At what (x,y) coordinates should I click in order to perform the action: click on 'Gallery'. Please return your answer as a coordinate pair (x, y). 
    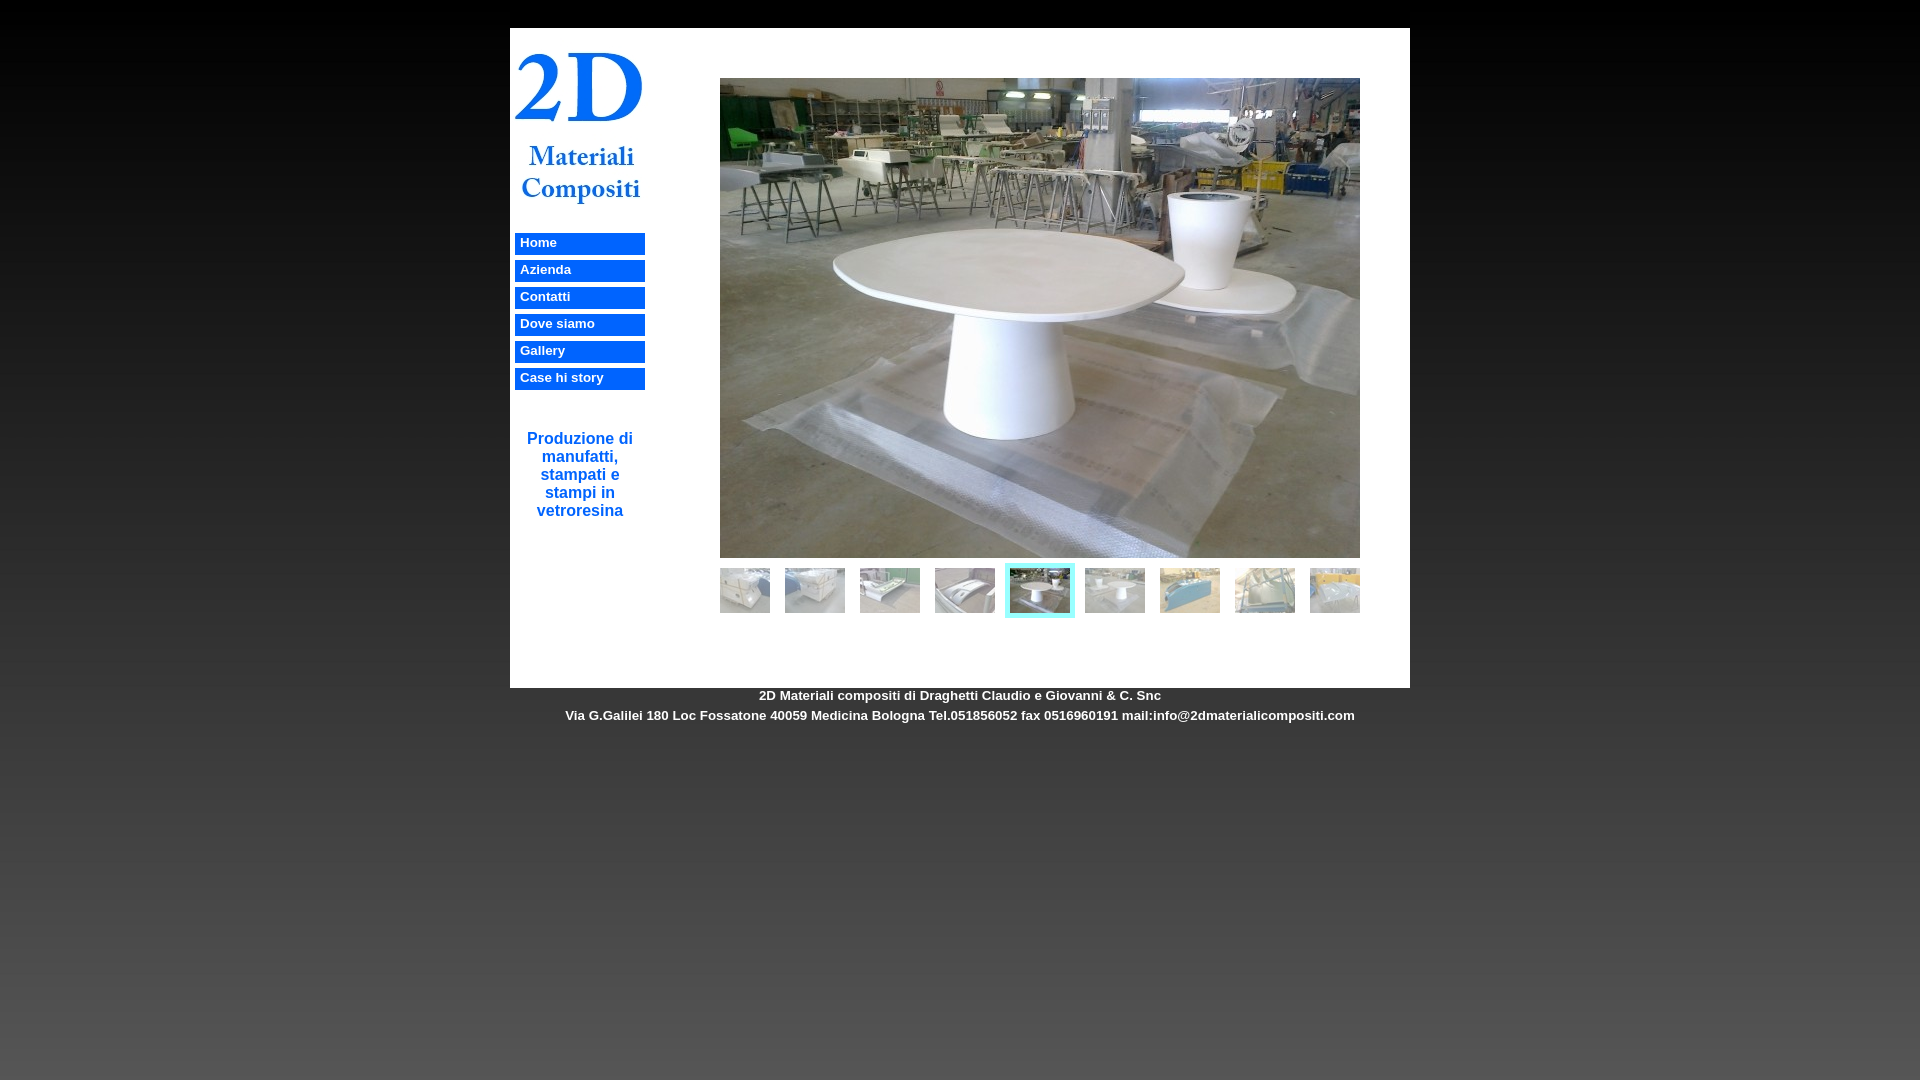
    Looking at the image, I should click on (542, 349).